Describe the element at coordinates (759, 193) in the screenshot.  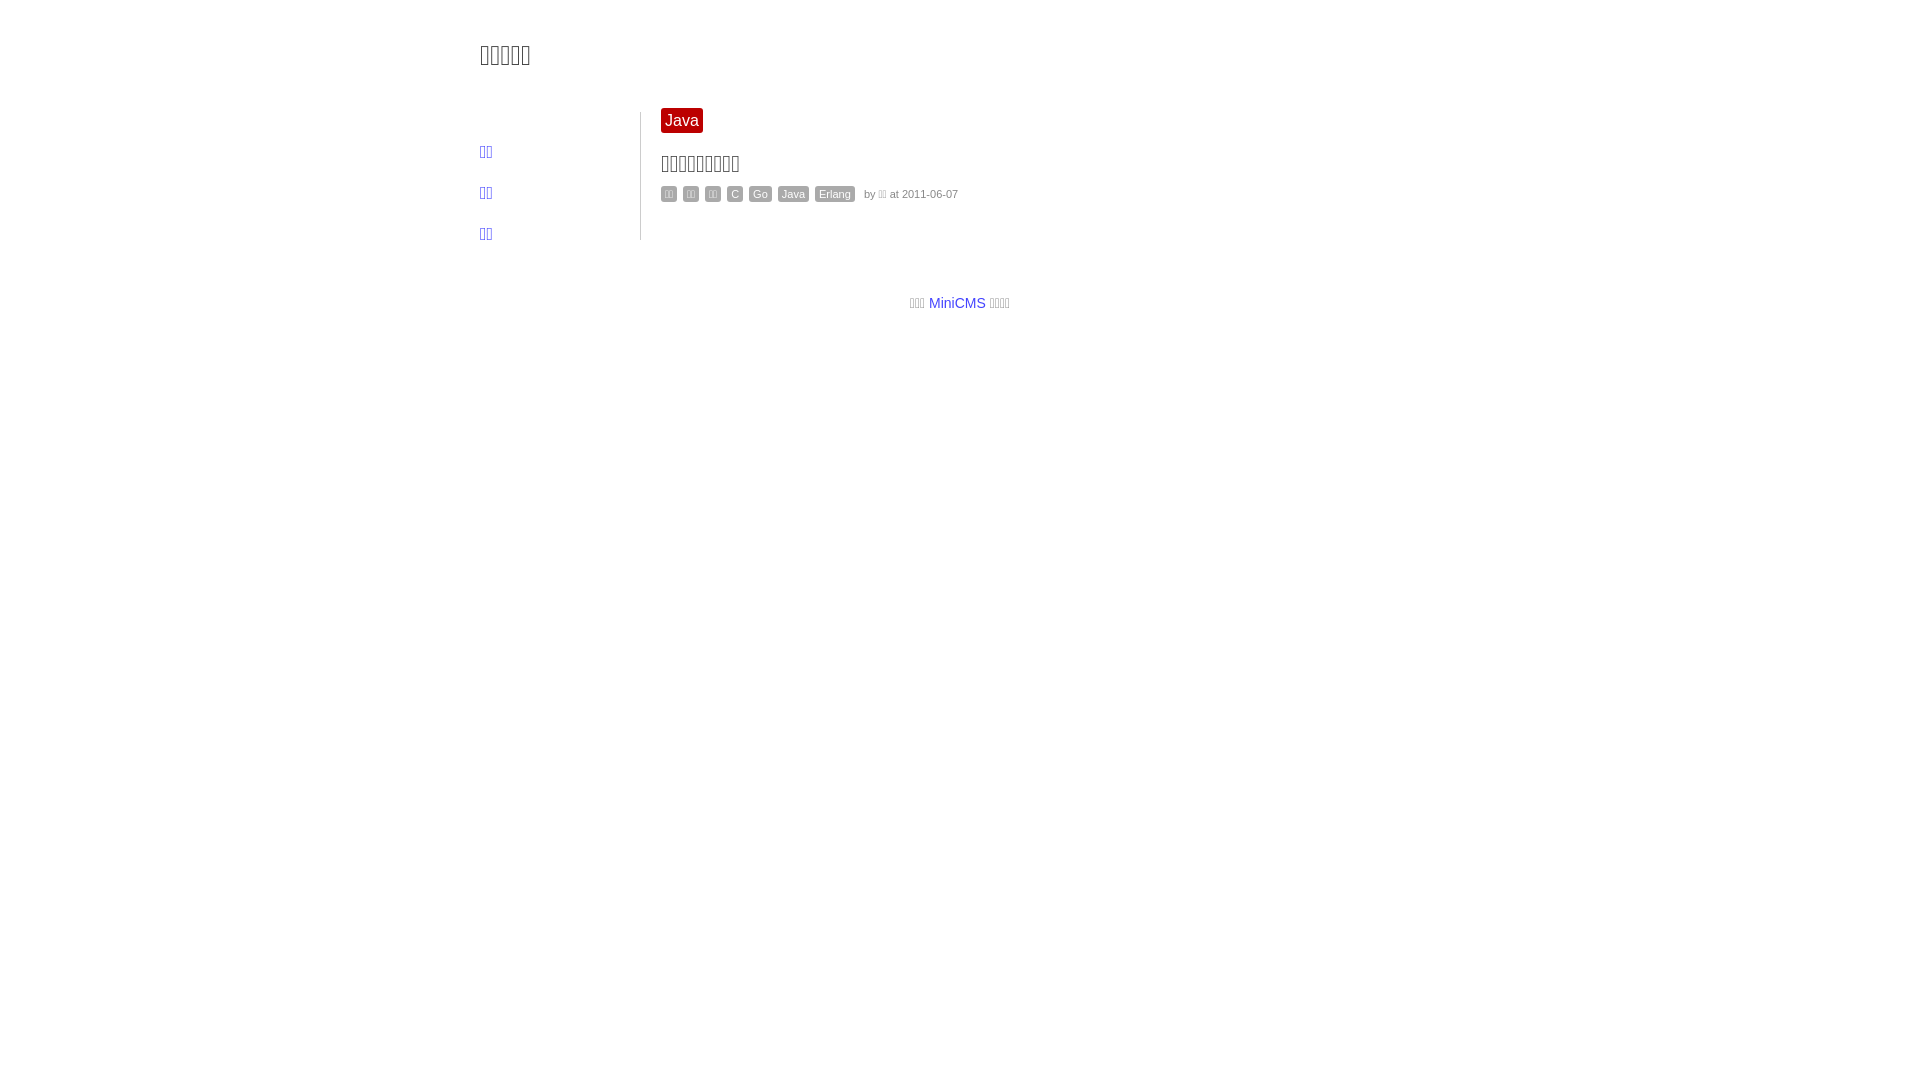
I see `'Go'` at that location.